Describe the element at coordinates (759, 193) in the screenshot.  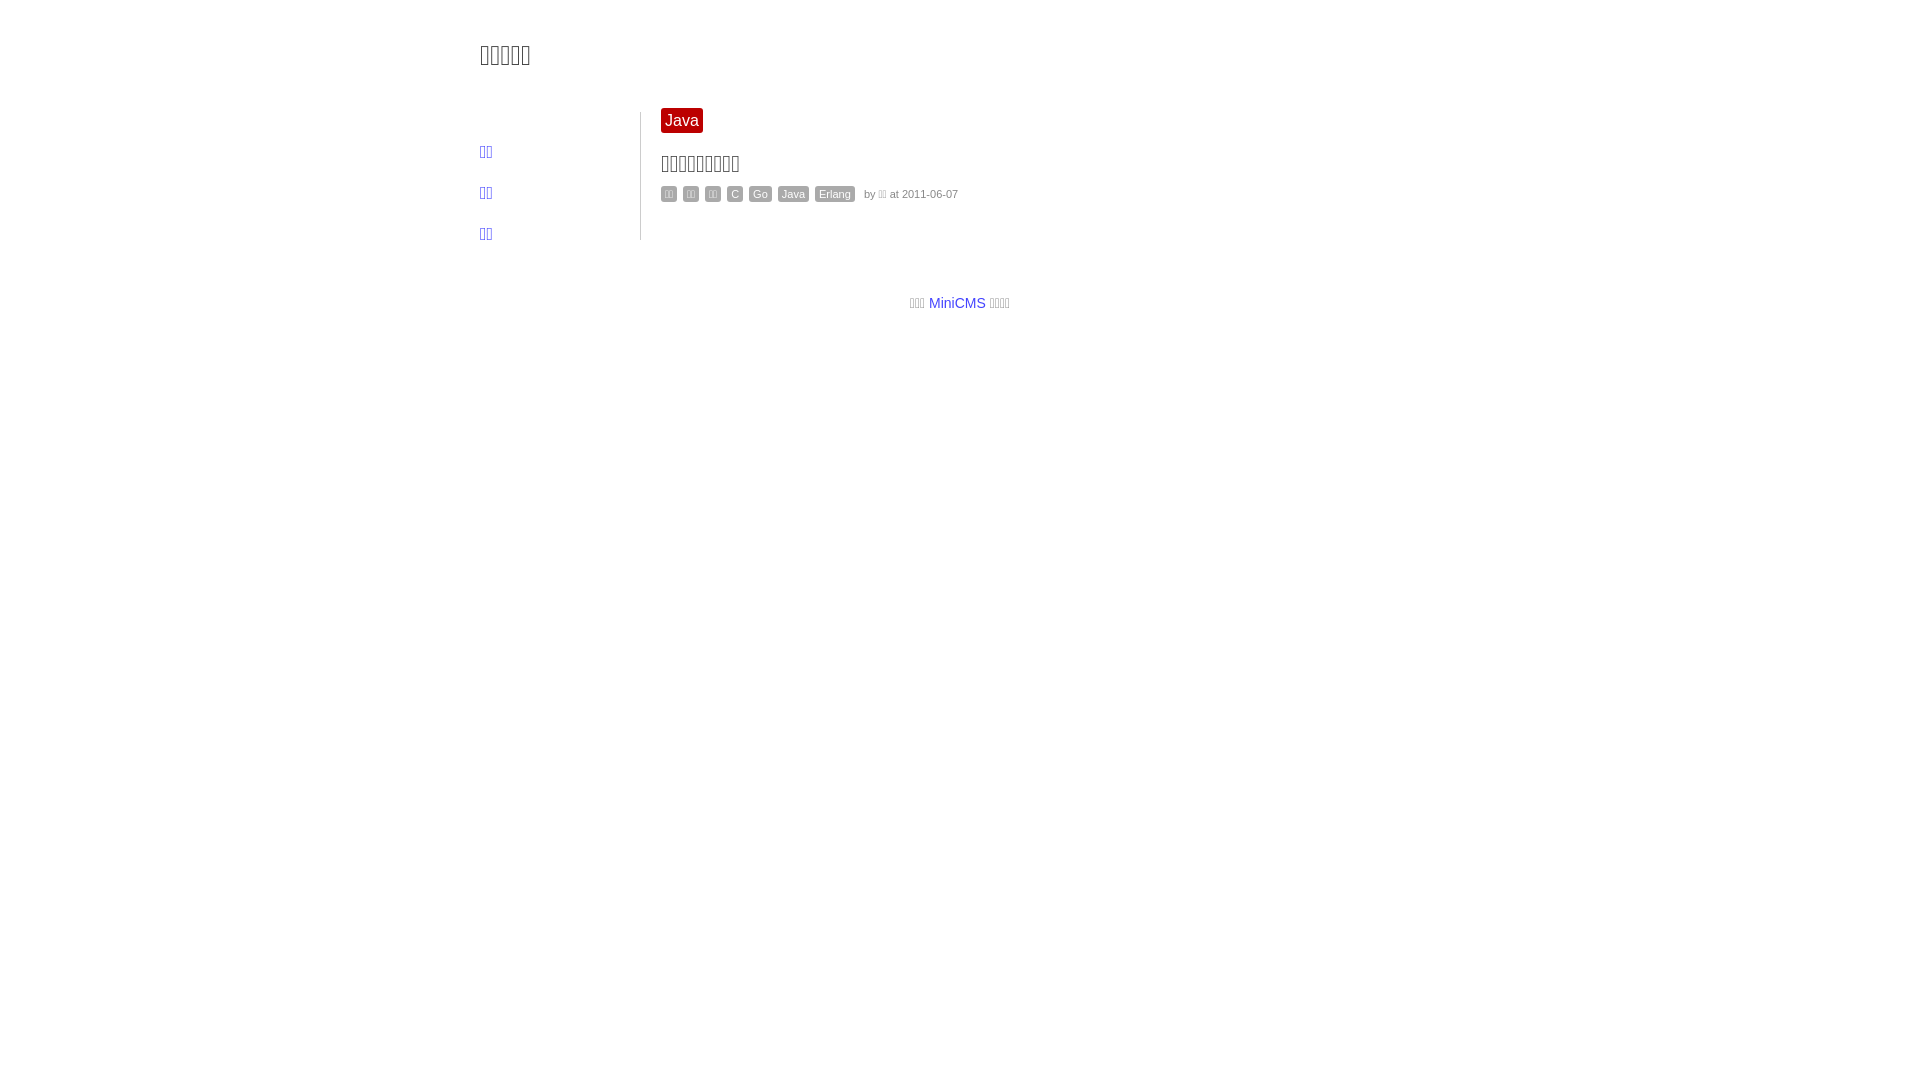
I see `'Go'` at that location.